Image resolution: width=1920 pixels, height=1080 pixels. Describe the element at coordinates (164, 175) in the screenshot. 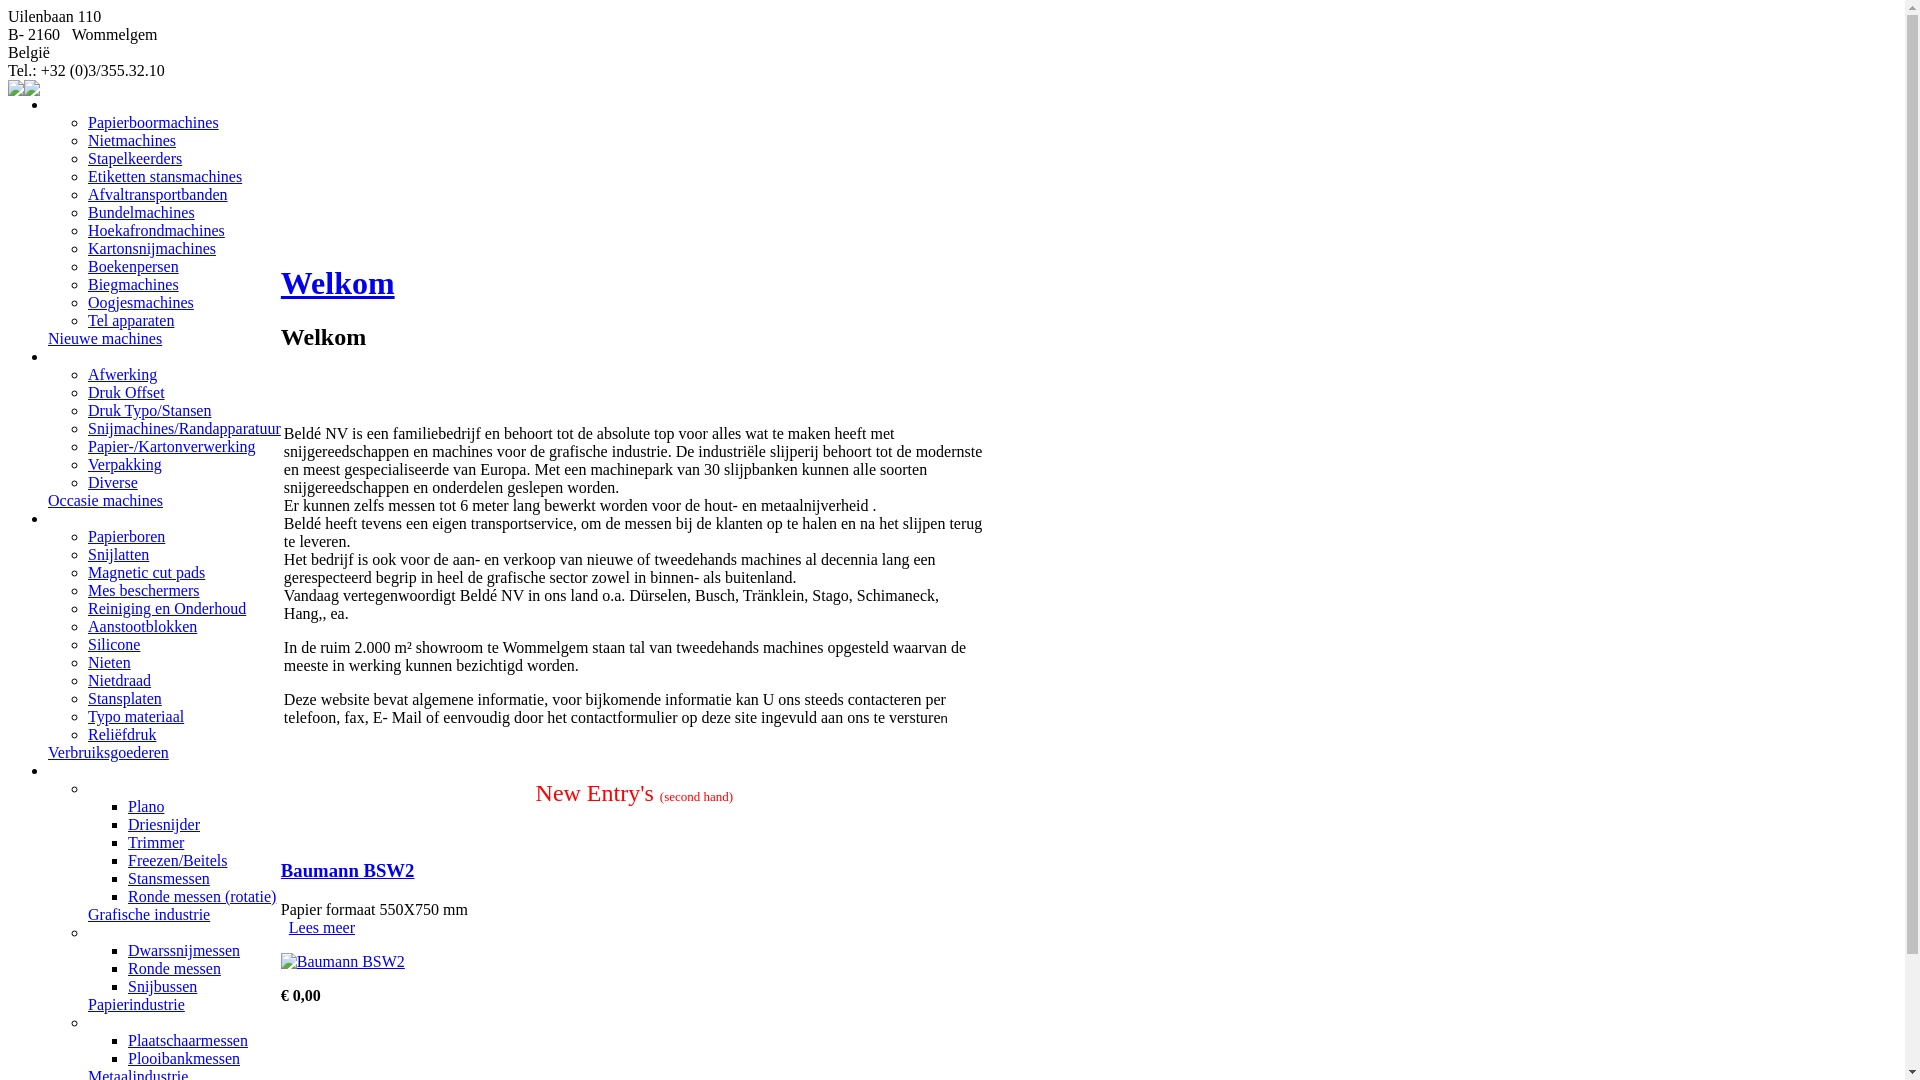

I see `'Etiketten stansmachines'` at that location.